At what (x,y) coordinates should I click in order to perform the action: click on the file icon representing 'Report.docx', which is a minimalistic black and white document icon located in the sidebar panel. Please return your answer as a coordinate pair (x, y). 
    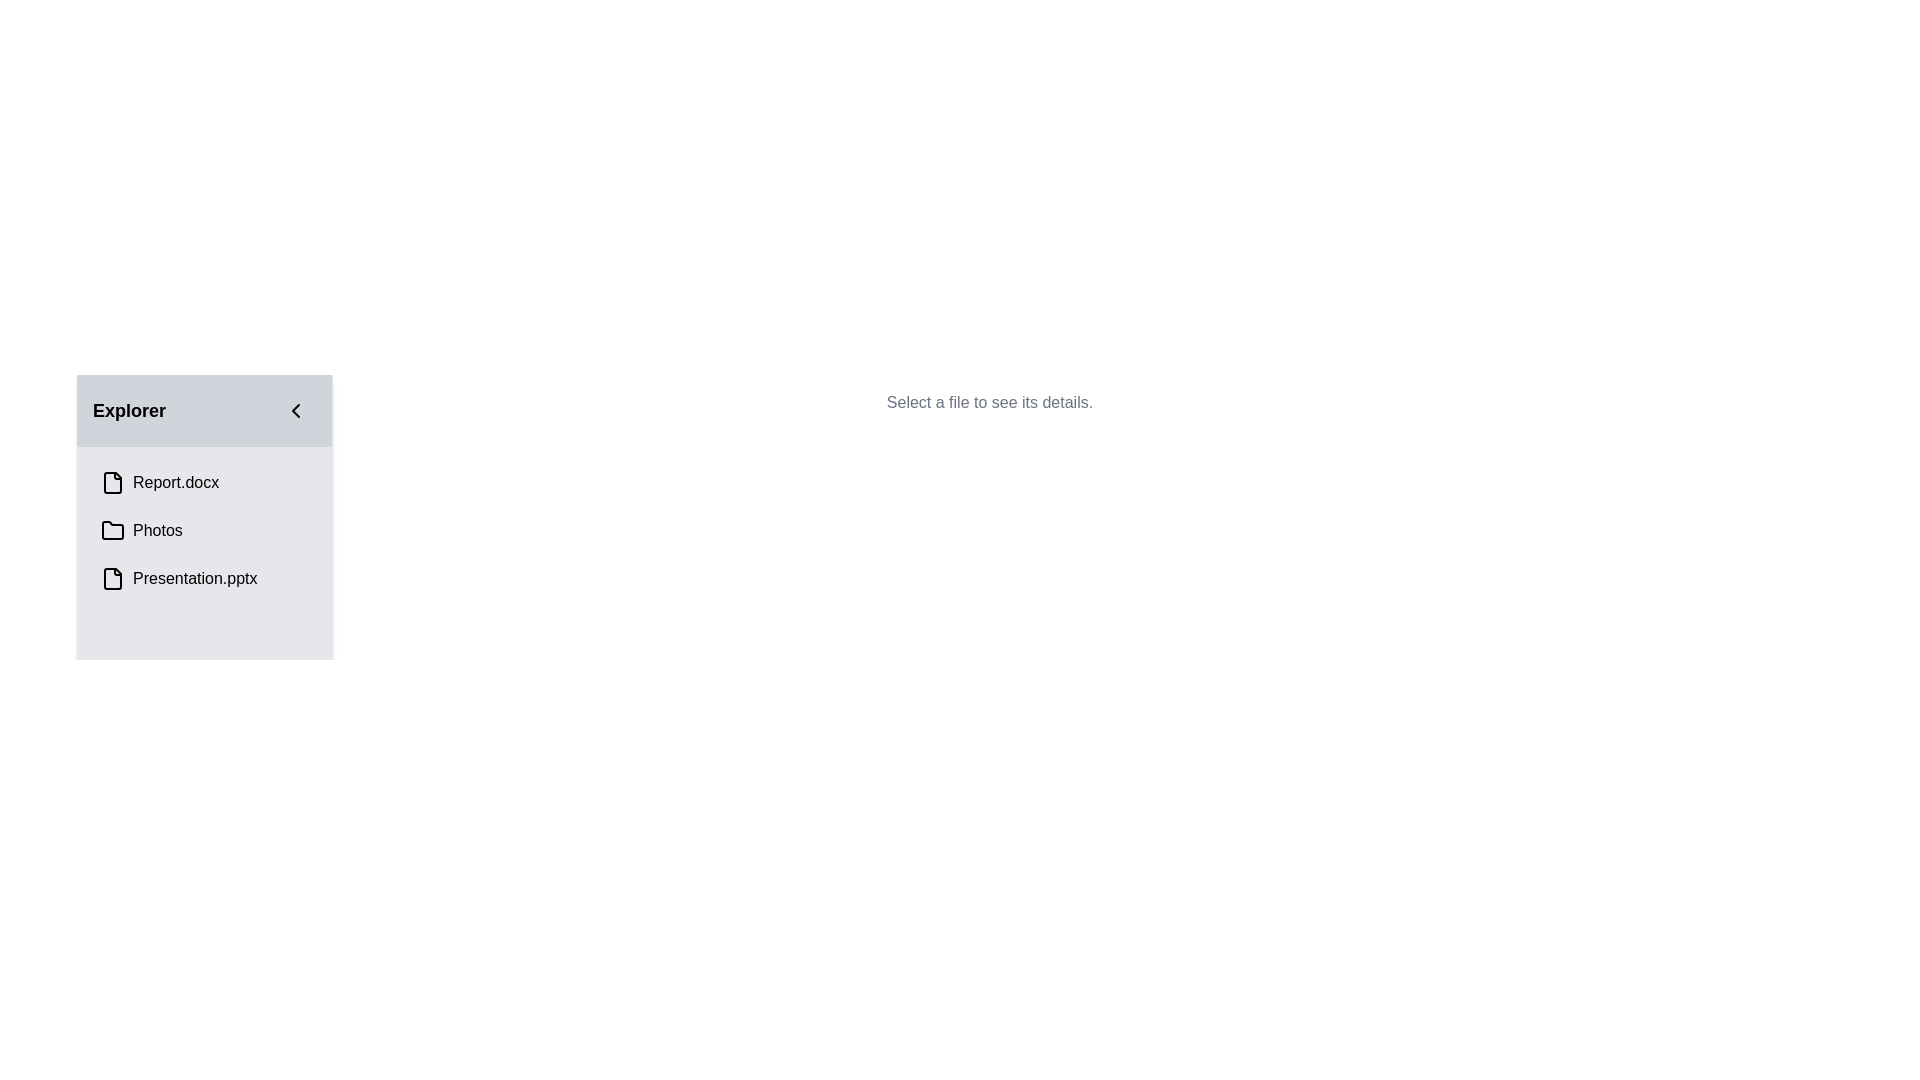
    Looking at the image, I should click on (112, 482).